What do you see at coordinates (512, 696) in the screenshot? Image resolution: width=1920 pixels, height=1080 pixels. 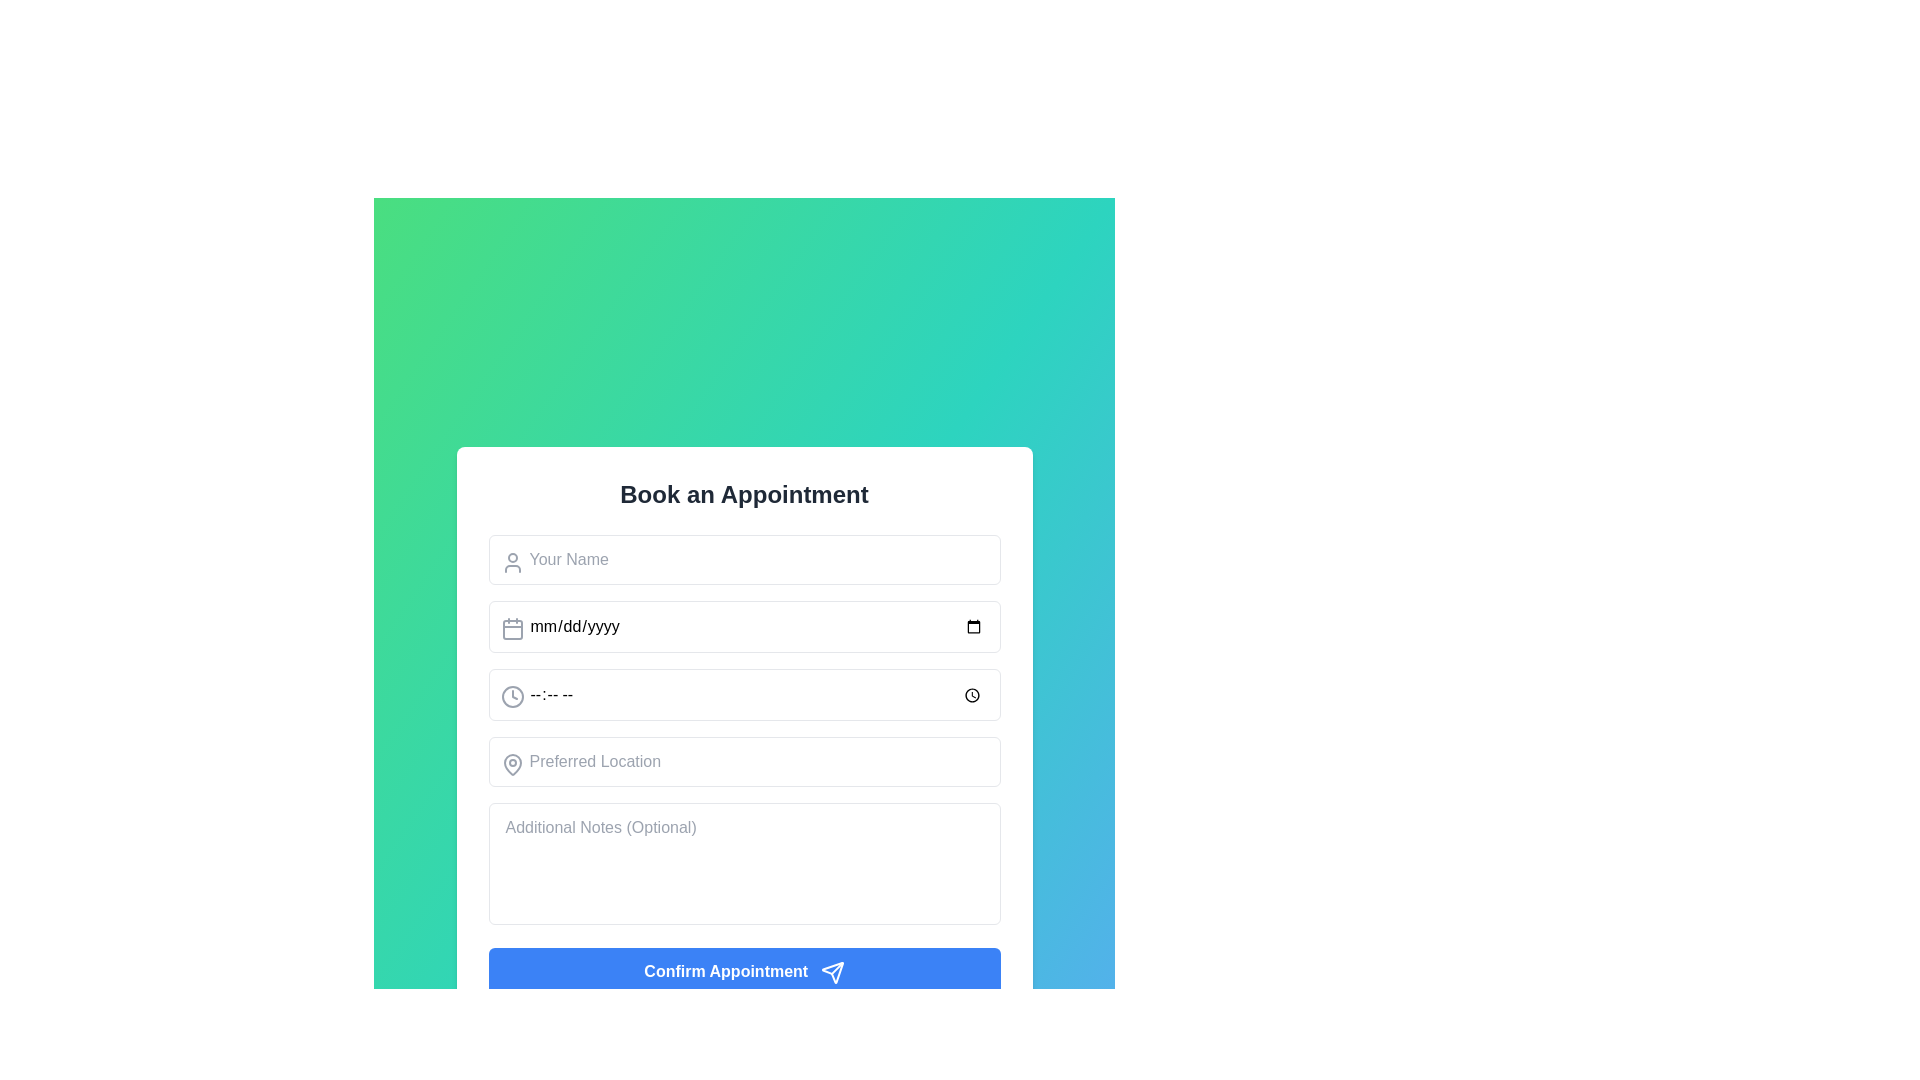 I see `the gray circular outline styled clock face that is part of the clock icon, located near the center of the clock icon in the user interface form` at bounding box center [512, 696].